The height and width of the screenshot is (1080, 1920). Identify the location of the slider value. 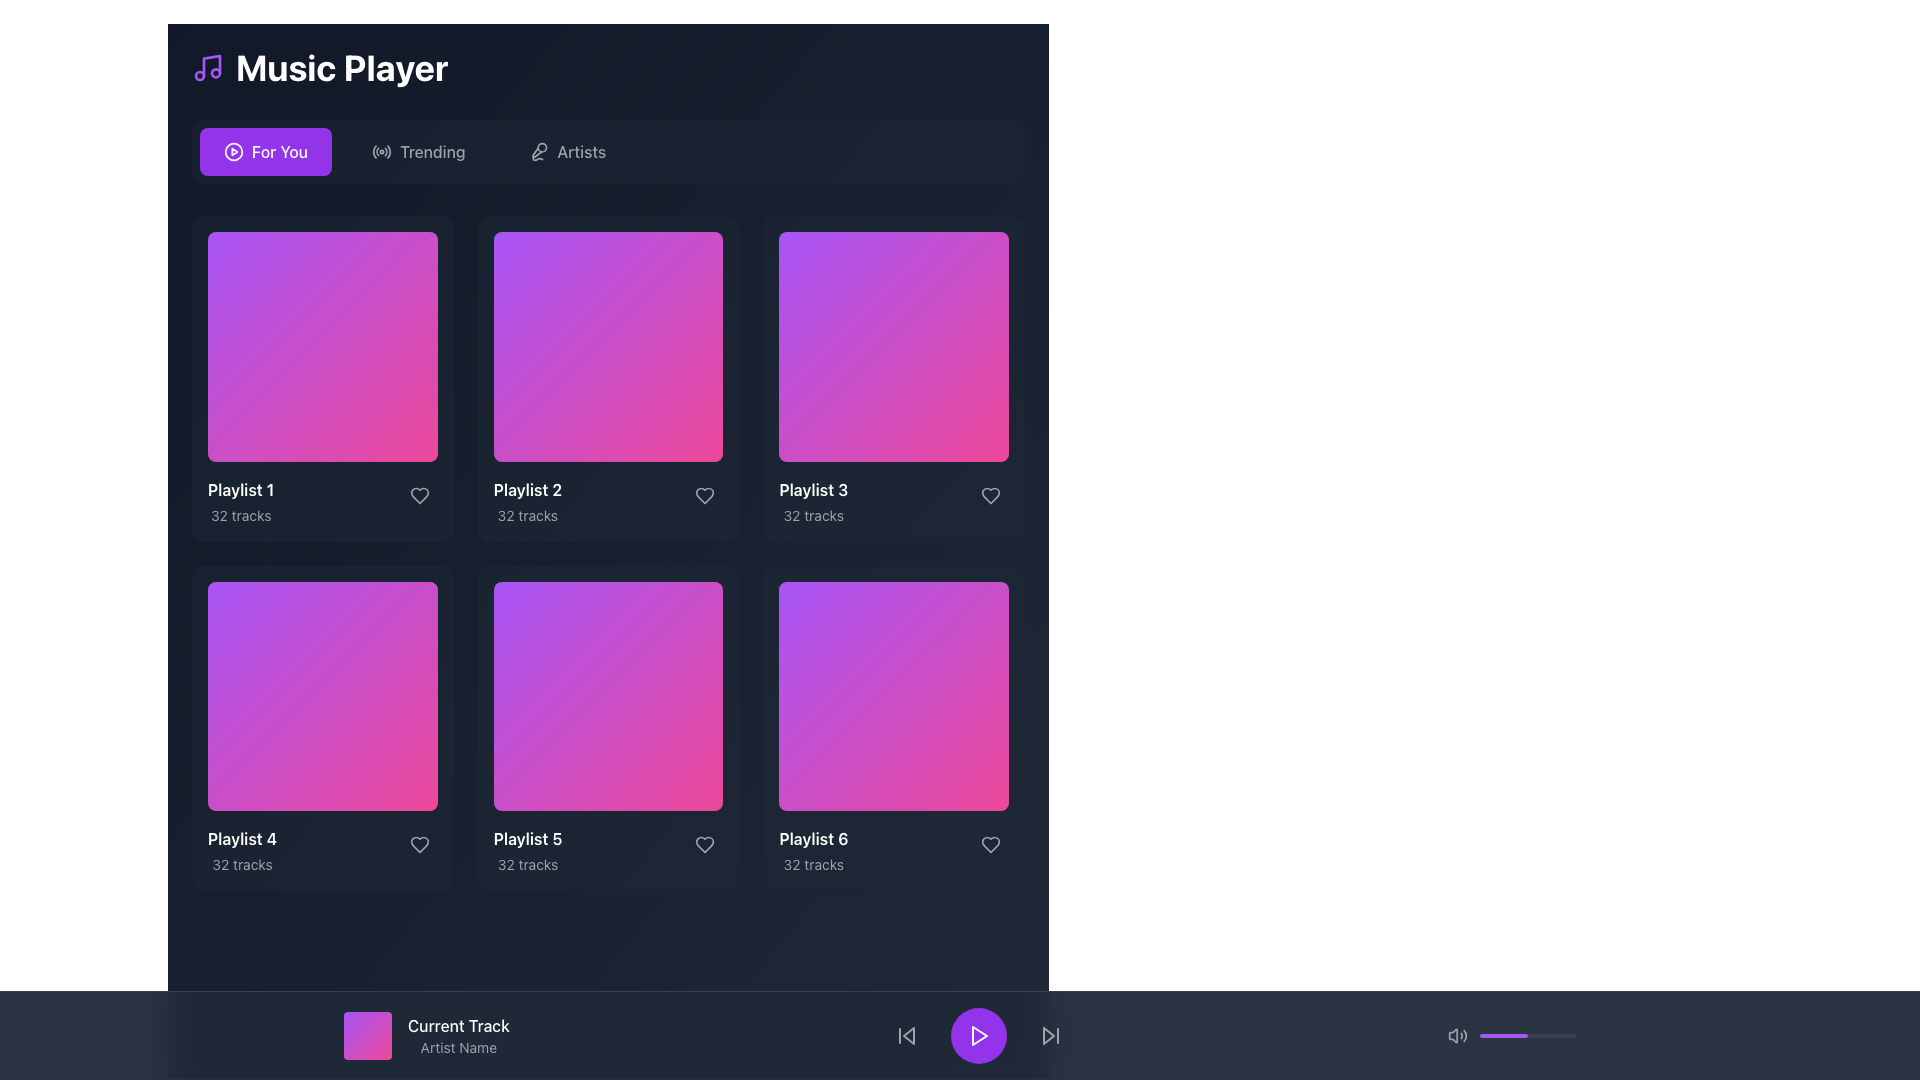
(1537, 1035).